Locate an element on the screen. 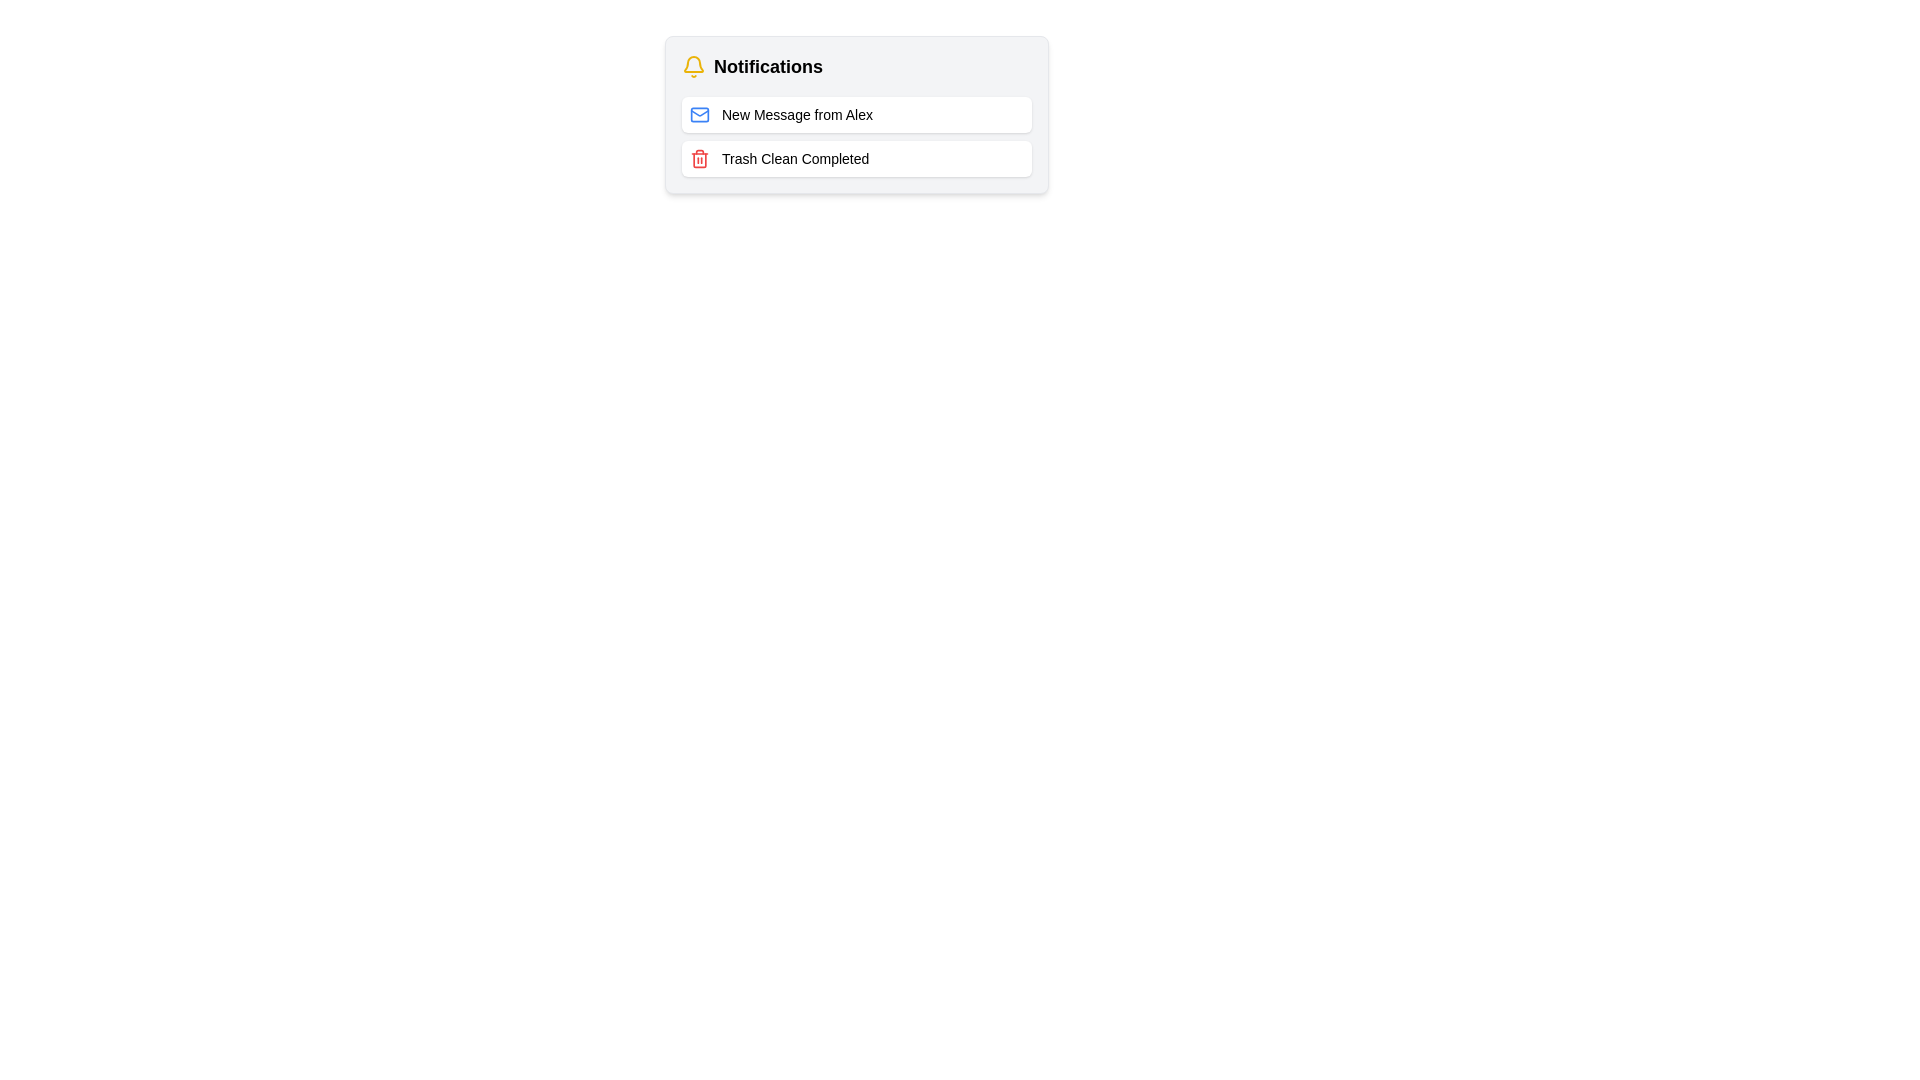 This screenshot has width=1920, height=1080. the notification item 'New Message from Alex' from the list is located at coordinates (857, 115).